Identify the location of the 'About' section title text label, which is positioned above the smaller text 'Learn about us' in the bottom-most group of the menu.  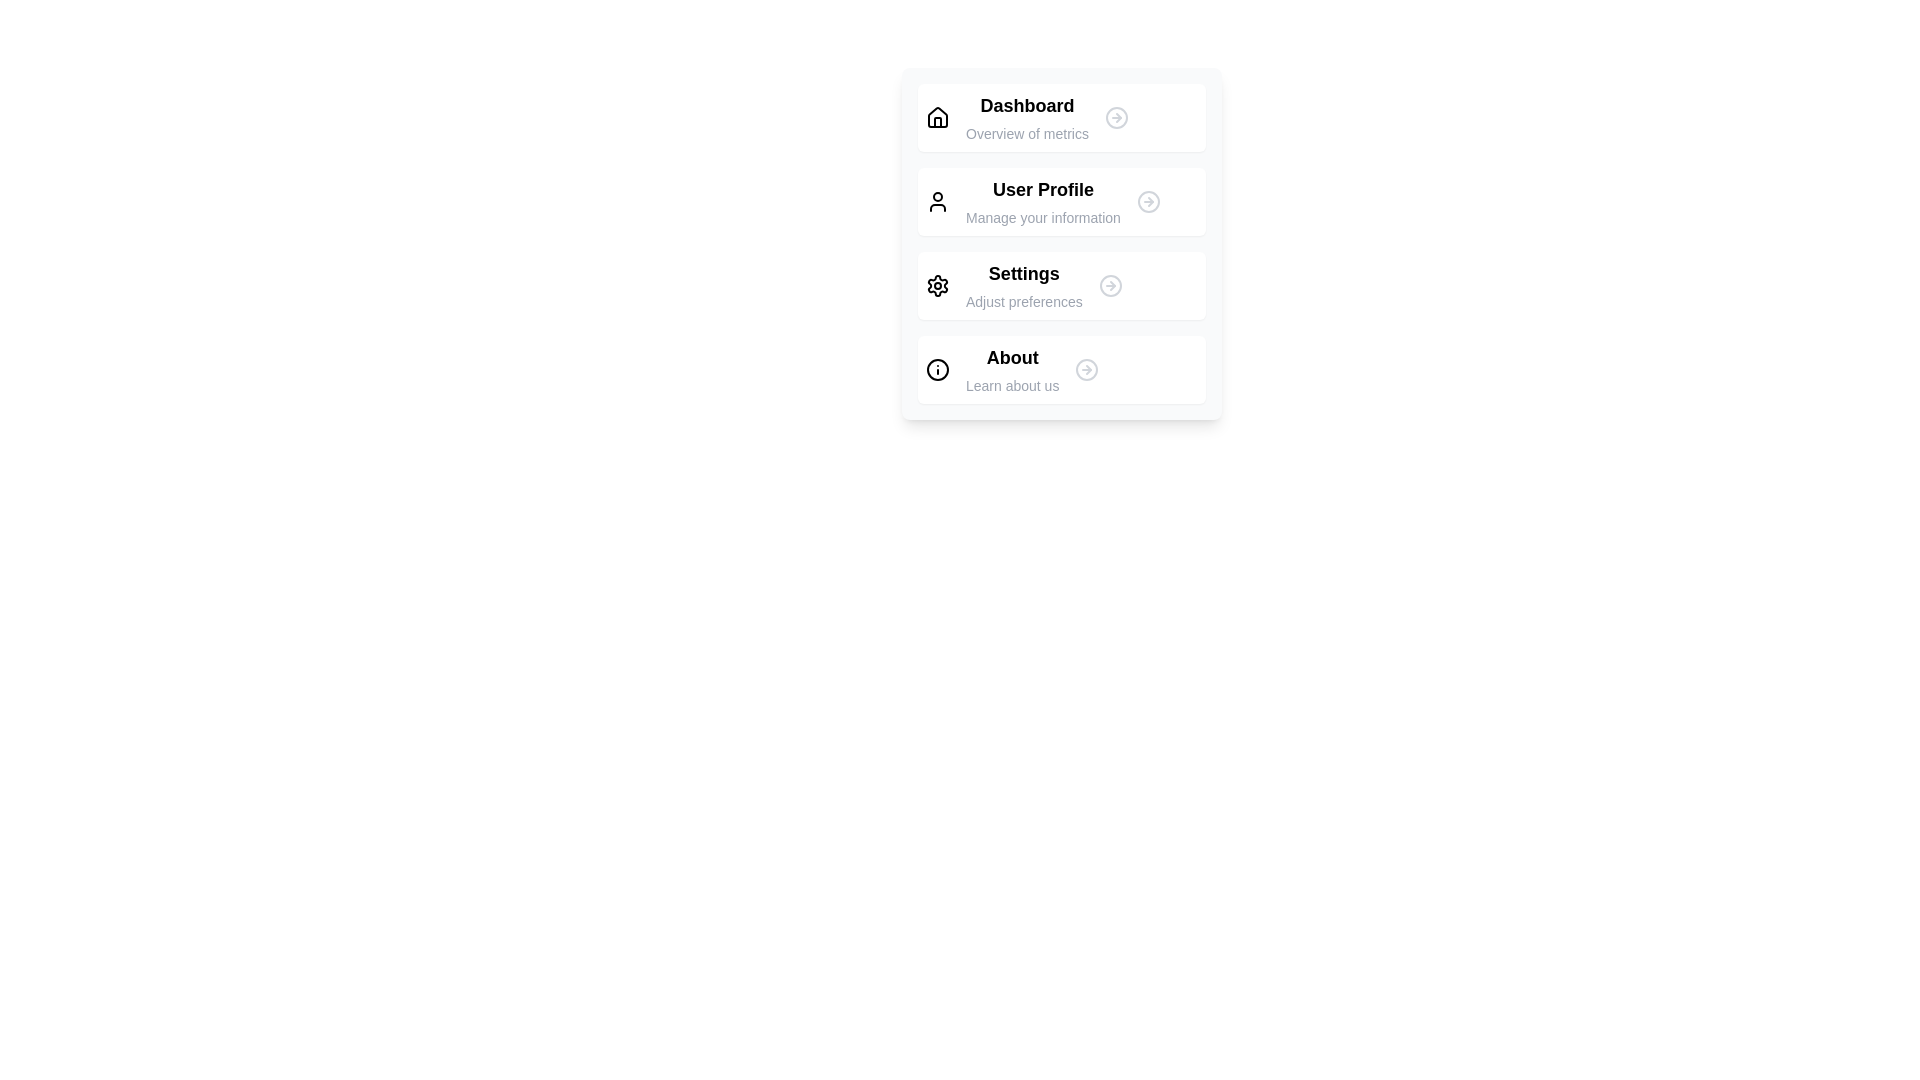
(1012, 357).